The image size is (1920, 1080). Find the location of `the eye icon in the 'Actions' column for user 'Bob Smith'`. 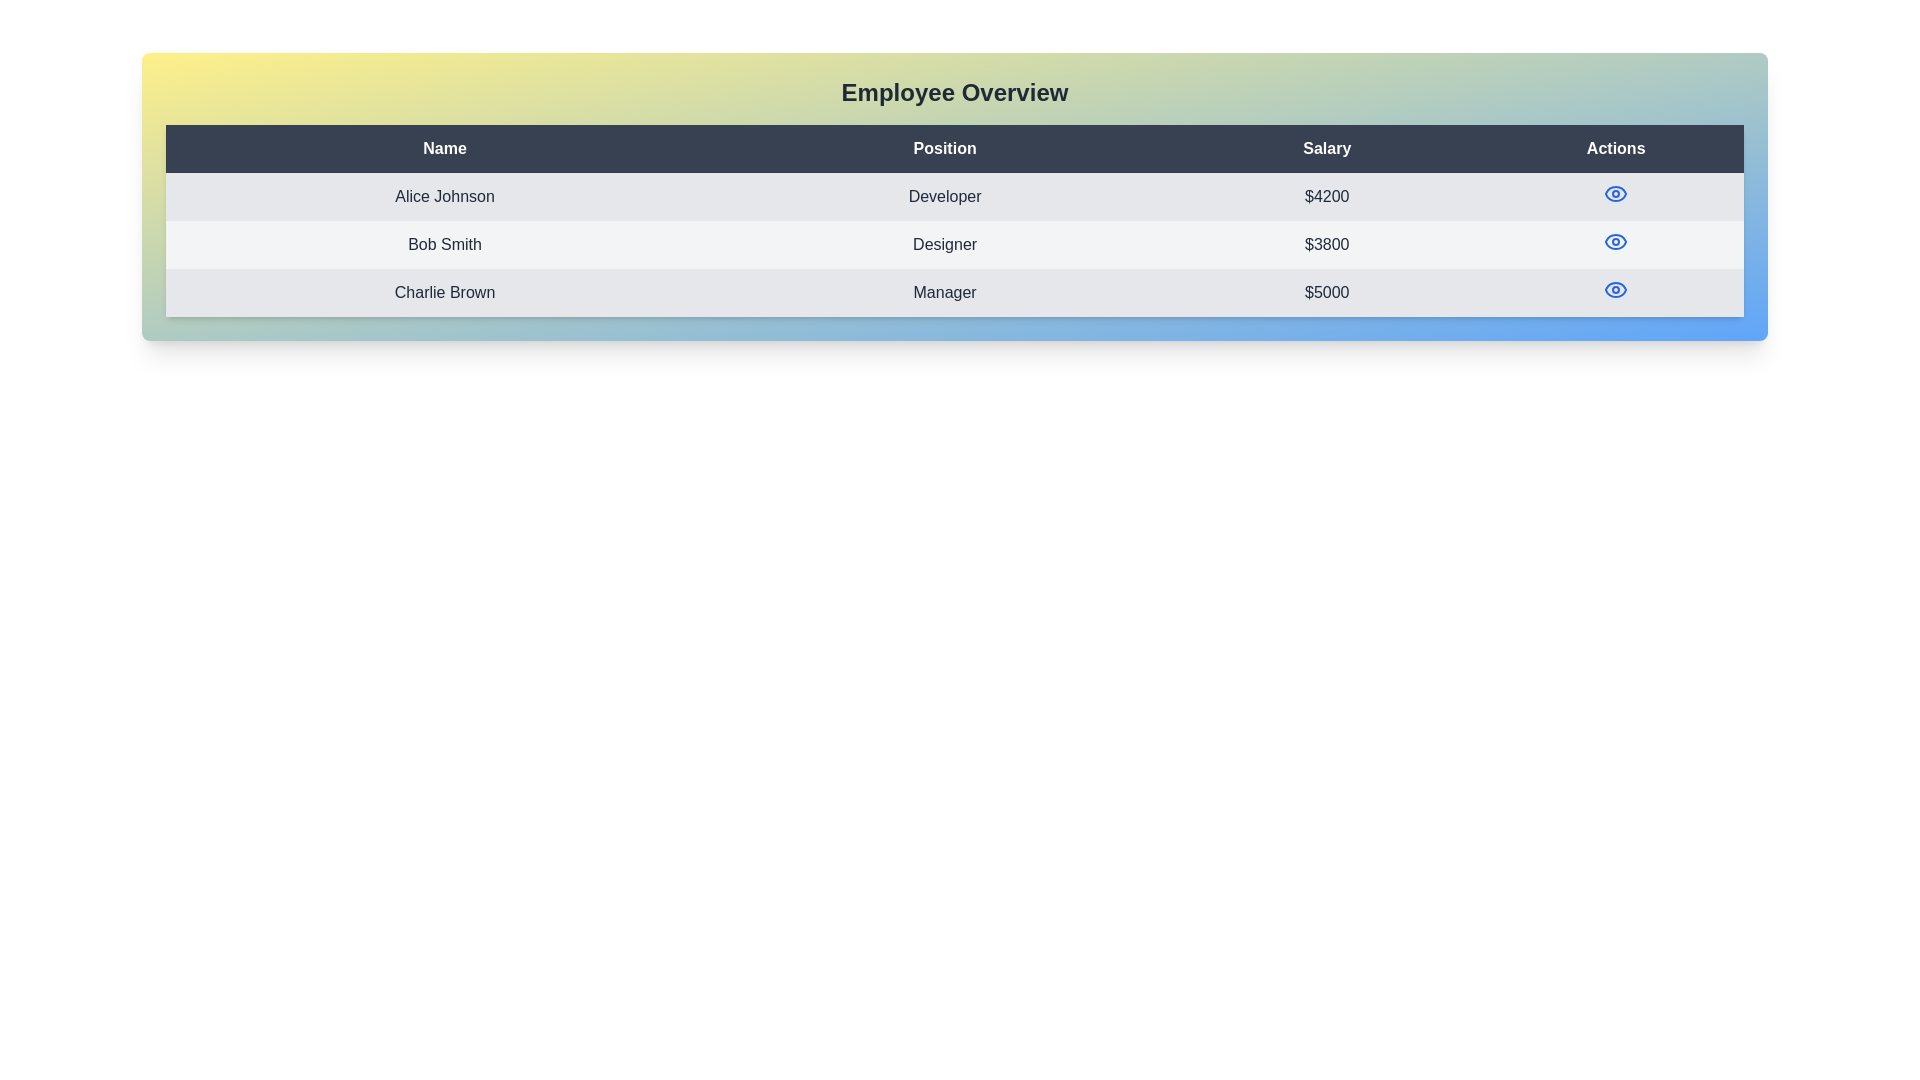

the eye icon in the 'Actions' column for user 'Bob Smith' is located at coordinates (1616, 244).